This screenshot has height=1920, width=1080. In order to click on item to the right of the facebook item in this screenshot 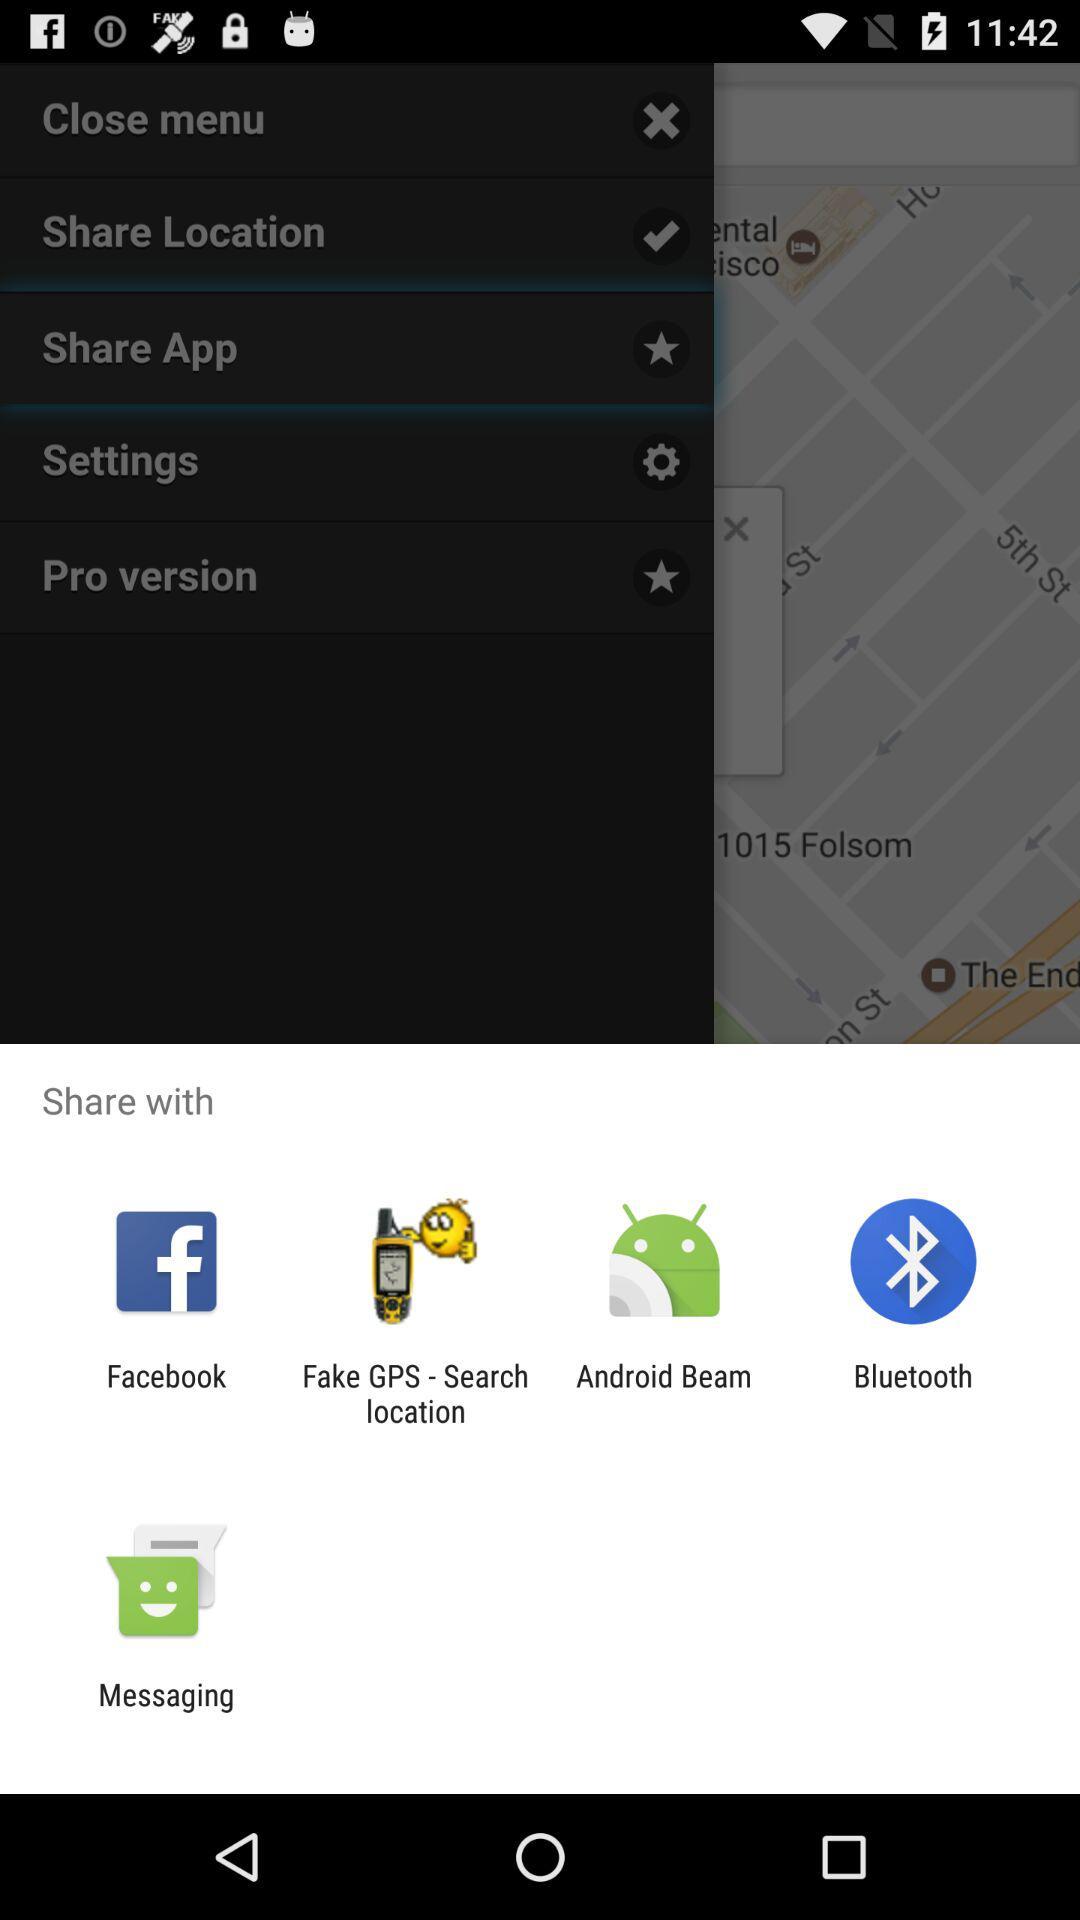, I will do `click(414, 1392)`.